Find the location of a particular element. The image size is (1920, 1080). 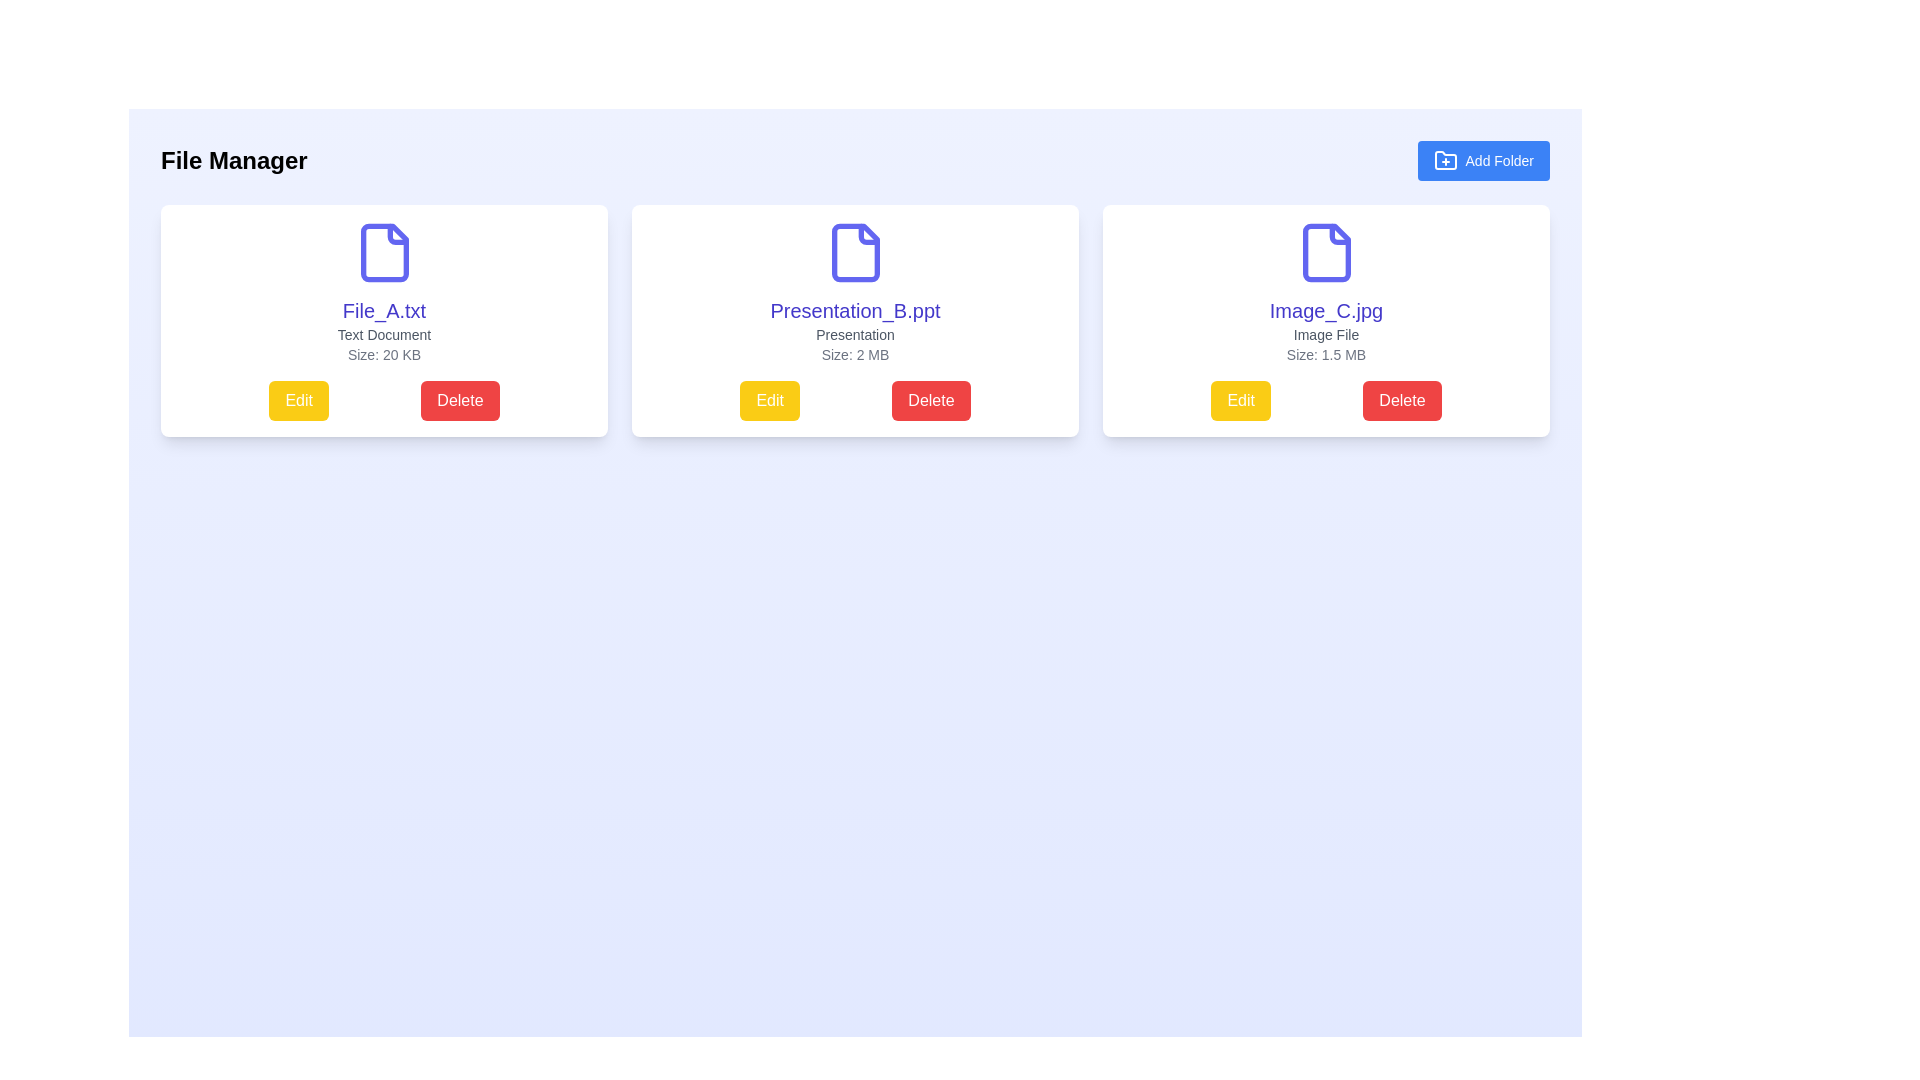

the static text label displaying the file size information for 'File_A.txt', located in the lower-center region of the card, beneath the 'Text Document' label is located at coordinates (384, 353).